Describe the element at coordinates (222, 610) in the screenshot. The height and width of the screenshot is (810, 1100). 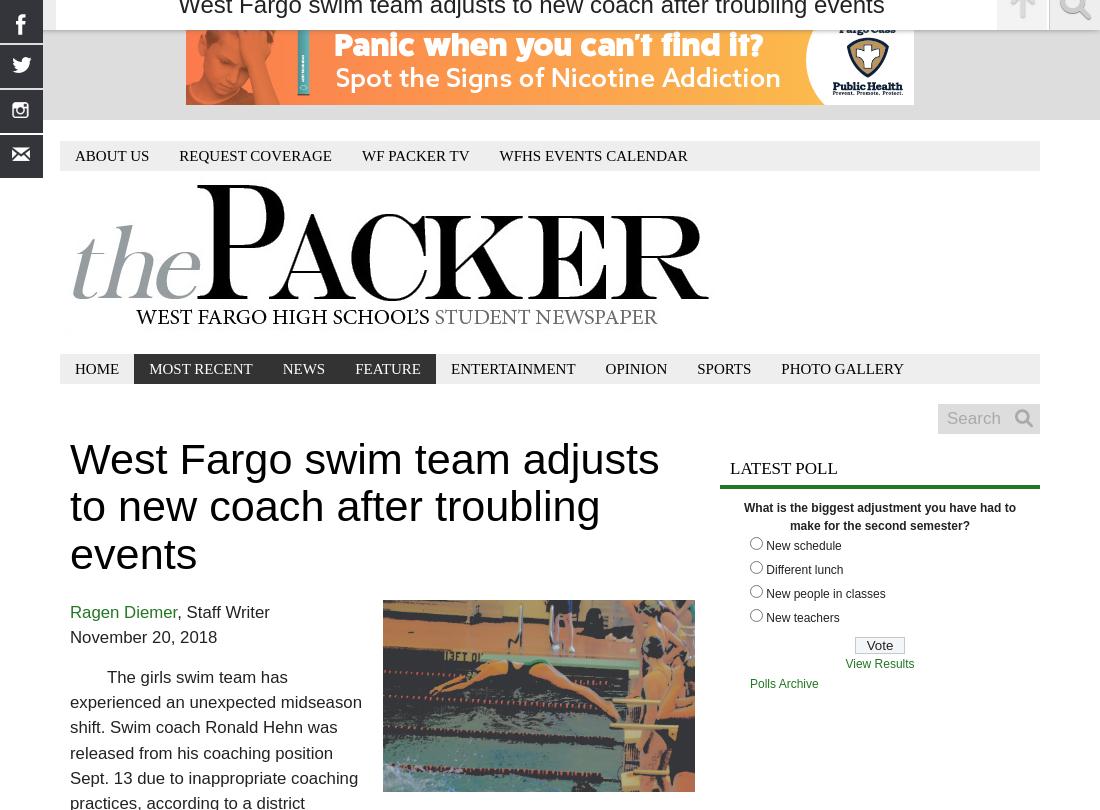
I see `', Staff Writer'` at that location.